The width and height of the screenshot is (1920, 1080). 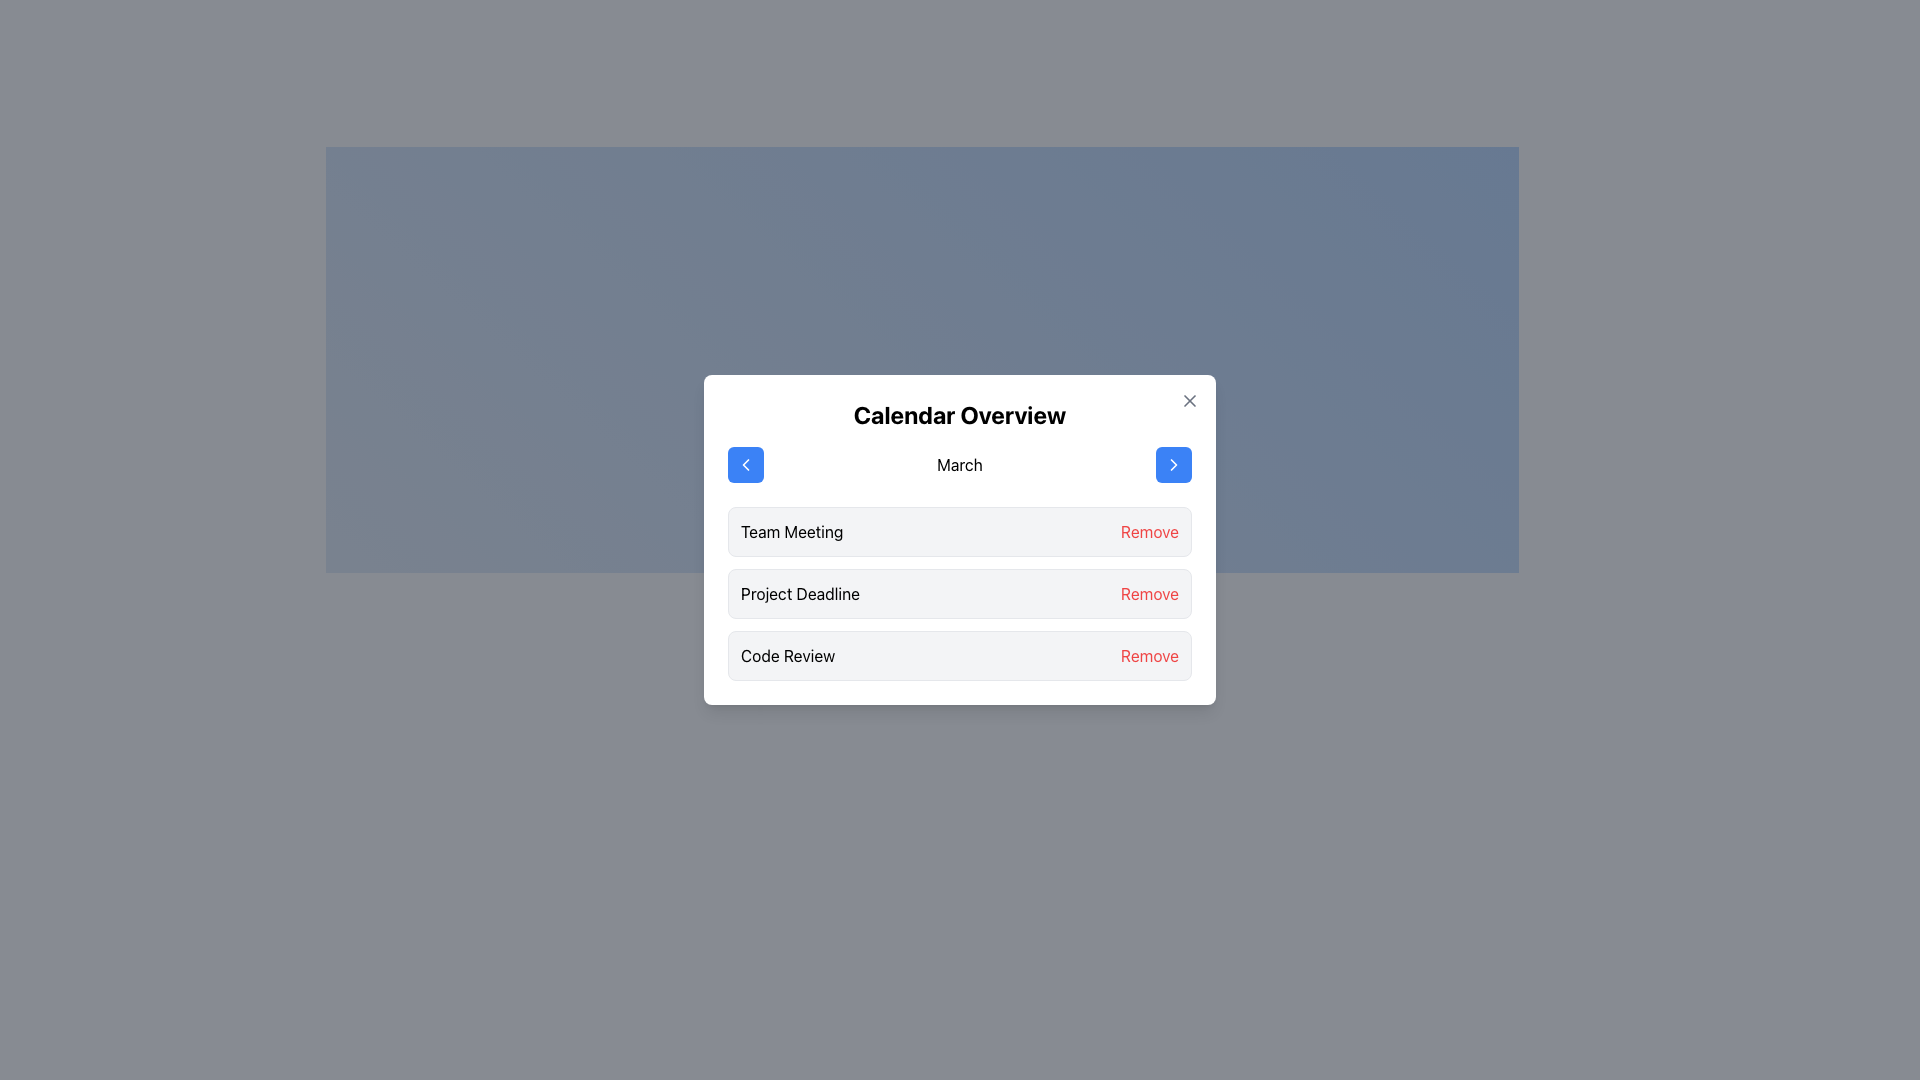 What do you see at coordinates (1173, 465) in the screenshot?
I see `the navigational arrow icon located inside the blue button on the top right corner of the calendar dialog` at bounding box center [1173, 465].